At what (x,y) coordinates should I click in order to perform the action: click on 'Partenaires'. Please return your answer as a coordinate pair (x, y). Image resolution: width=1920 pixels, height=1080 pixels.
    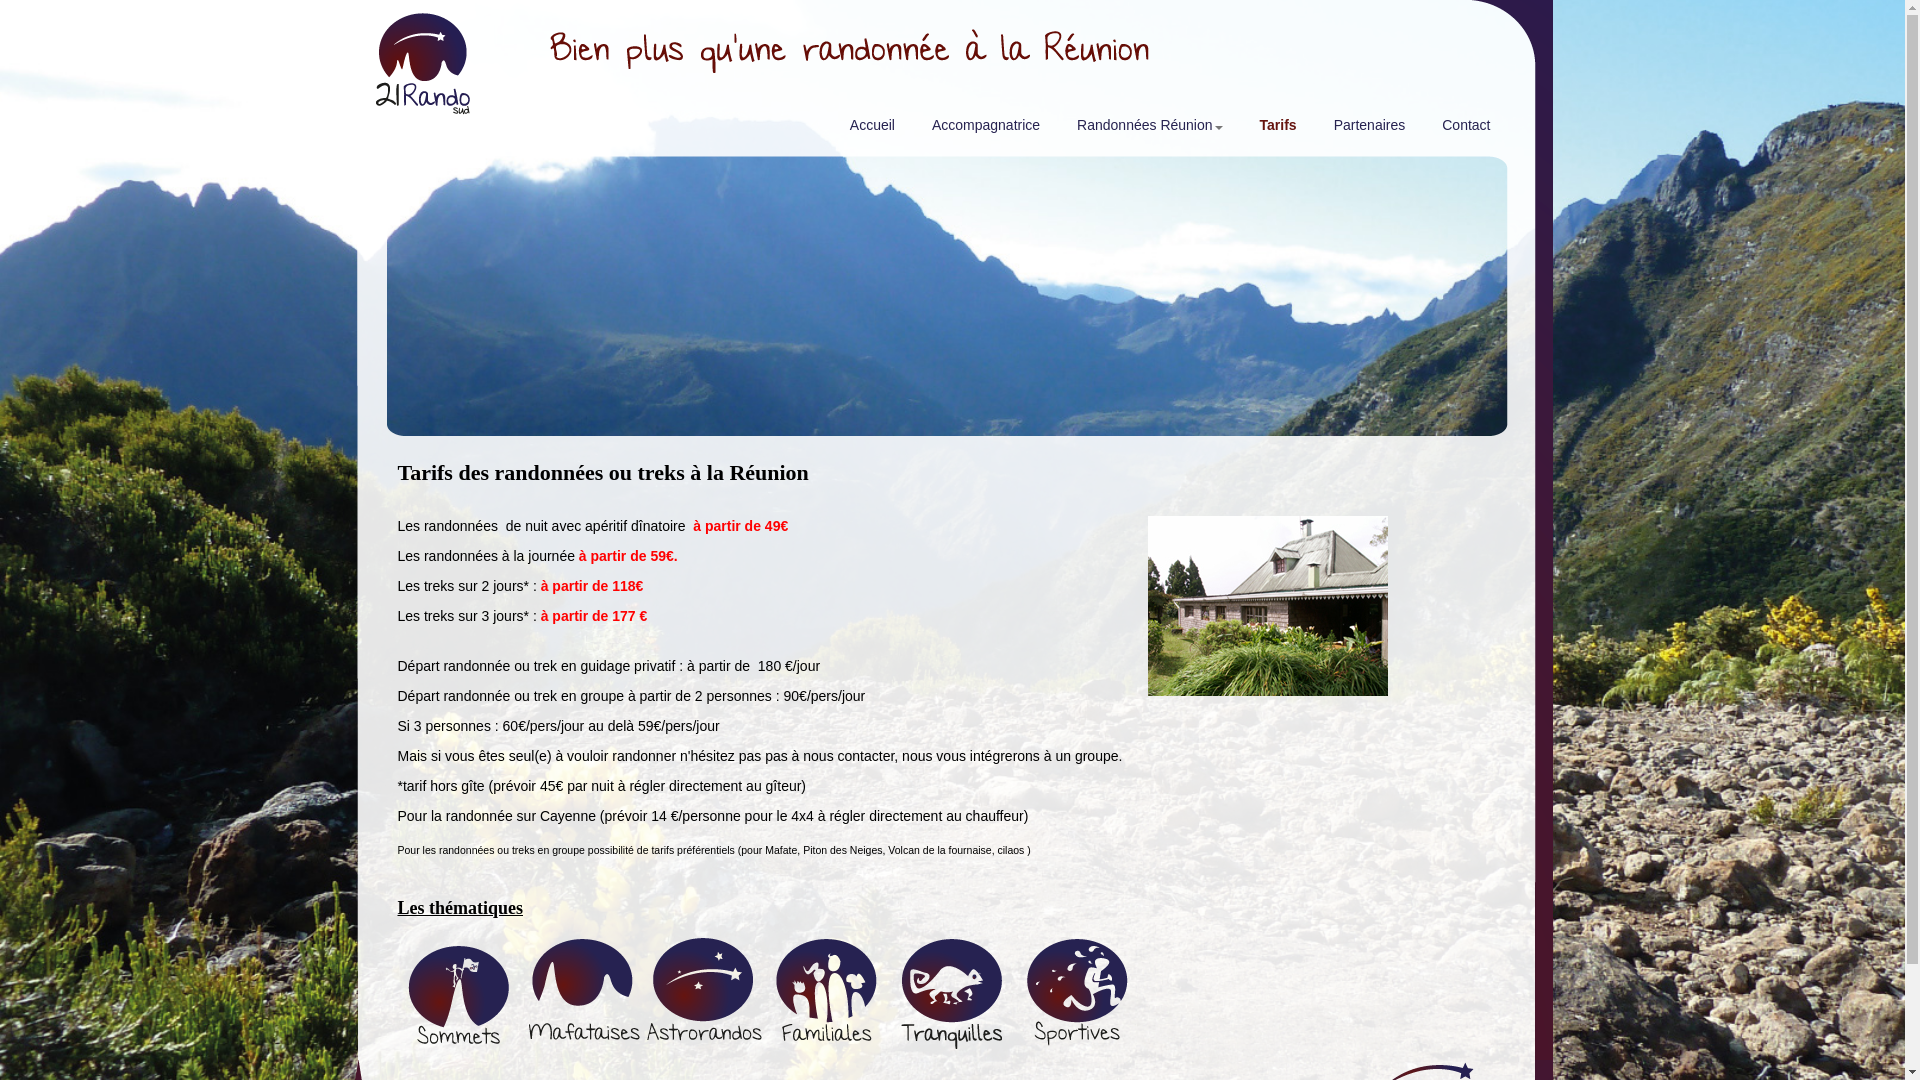
    Looking at the image, I should click on (1366, 130).